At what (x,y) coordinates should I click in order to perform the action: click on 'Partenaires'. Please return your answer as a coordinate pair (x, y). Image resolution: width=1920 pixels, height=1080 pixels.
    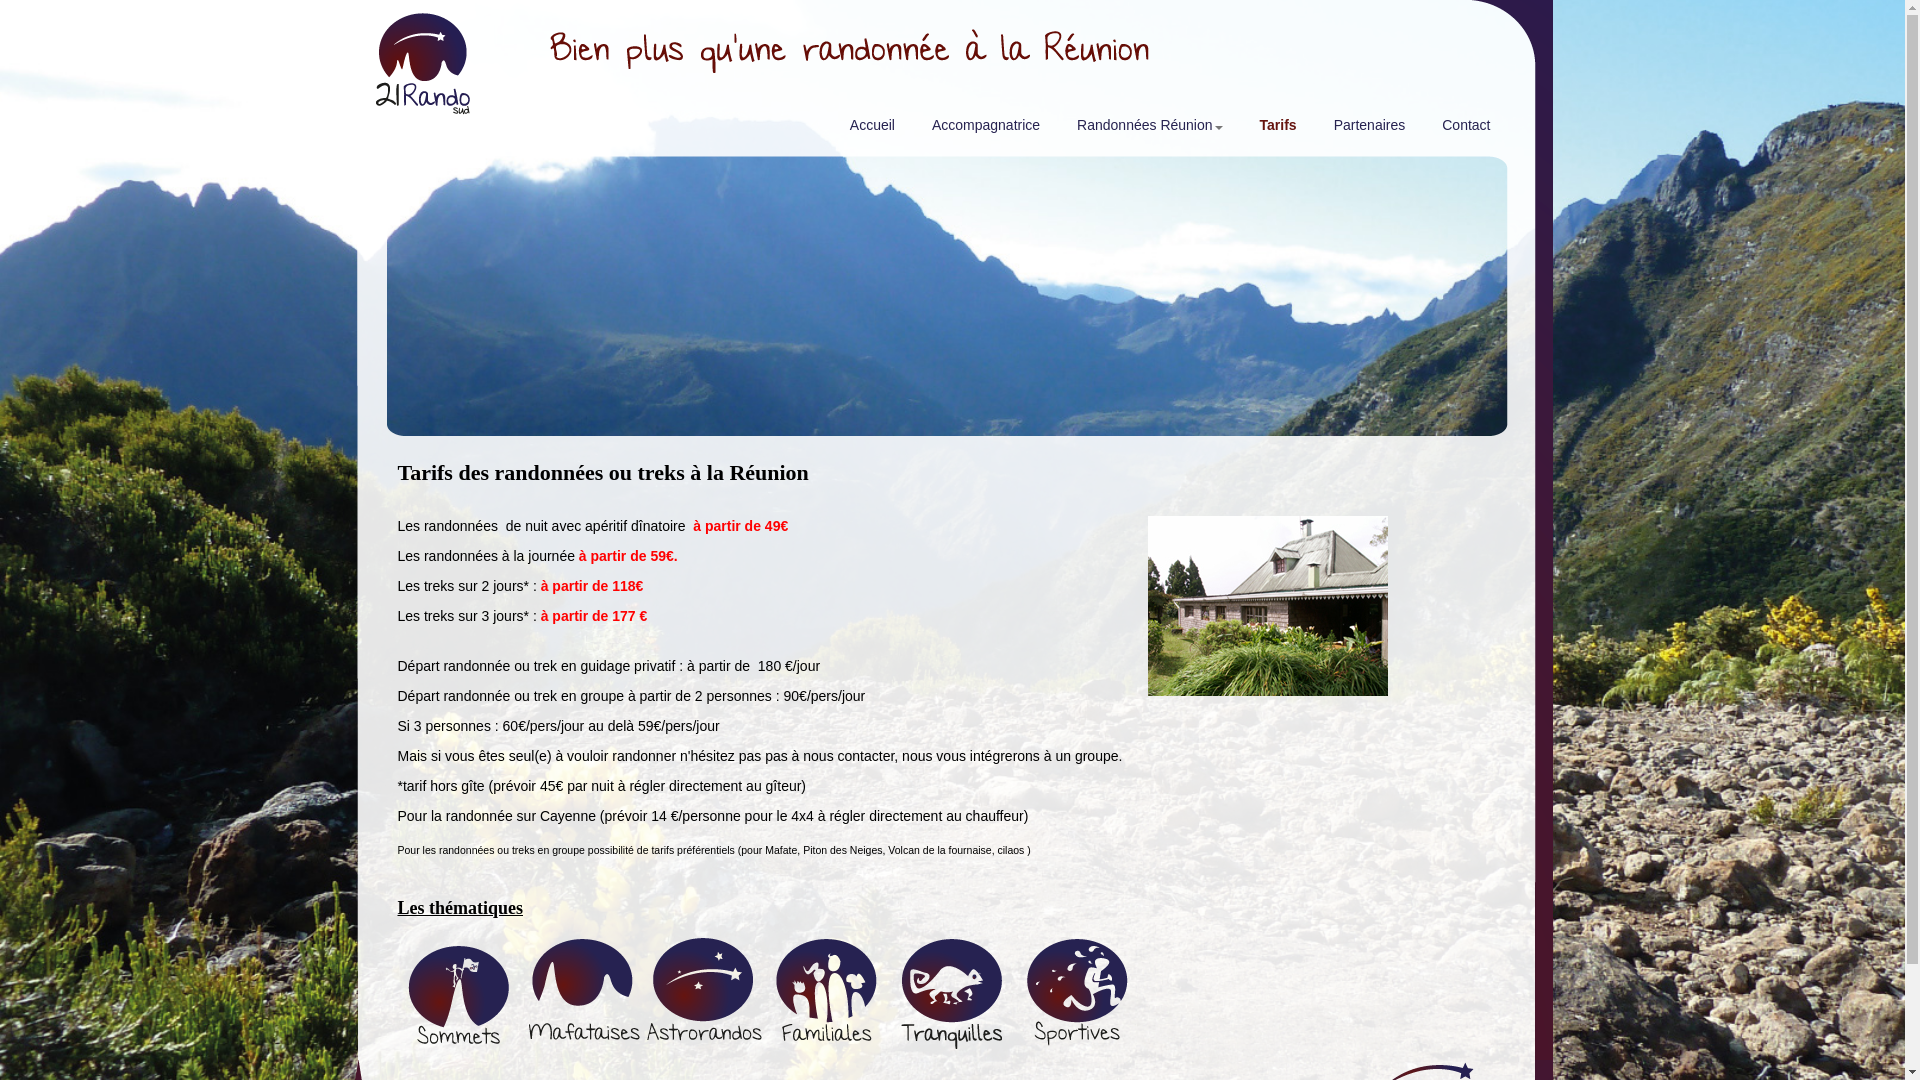
    Looking at the image, I should click on (1366, 130).